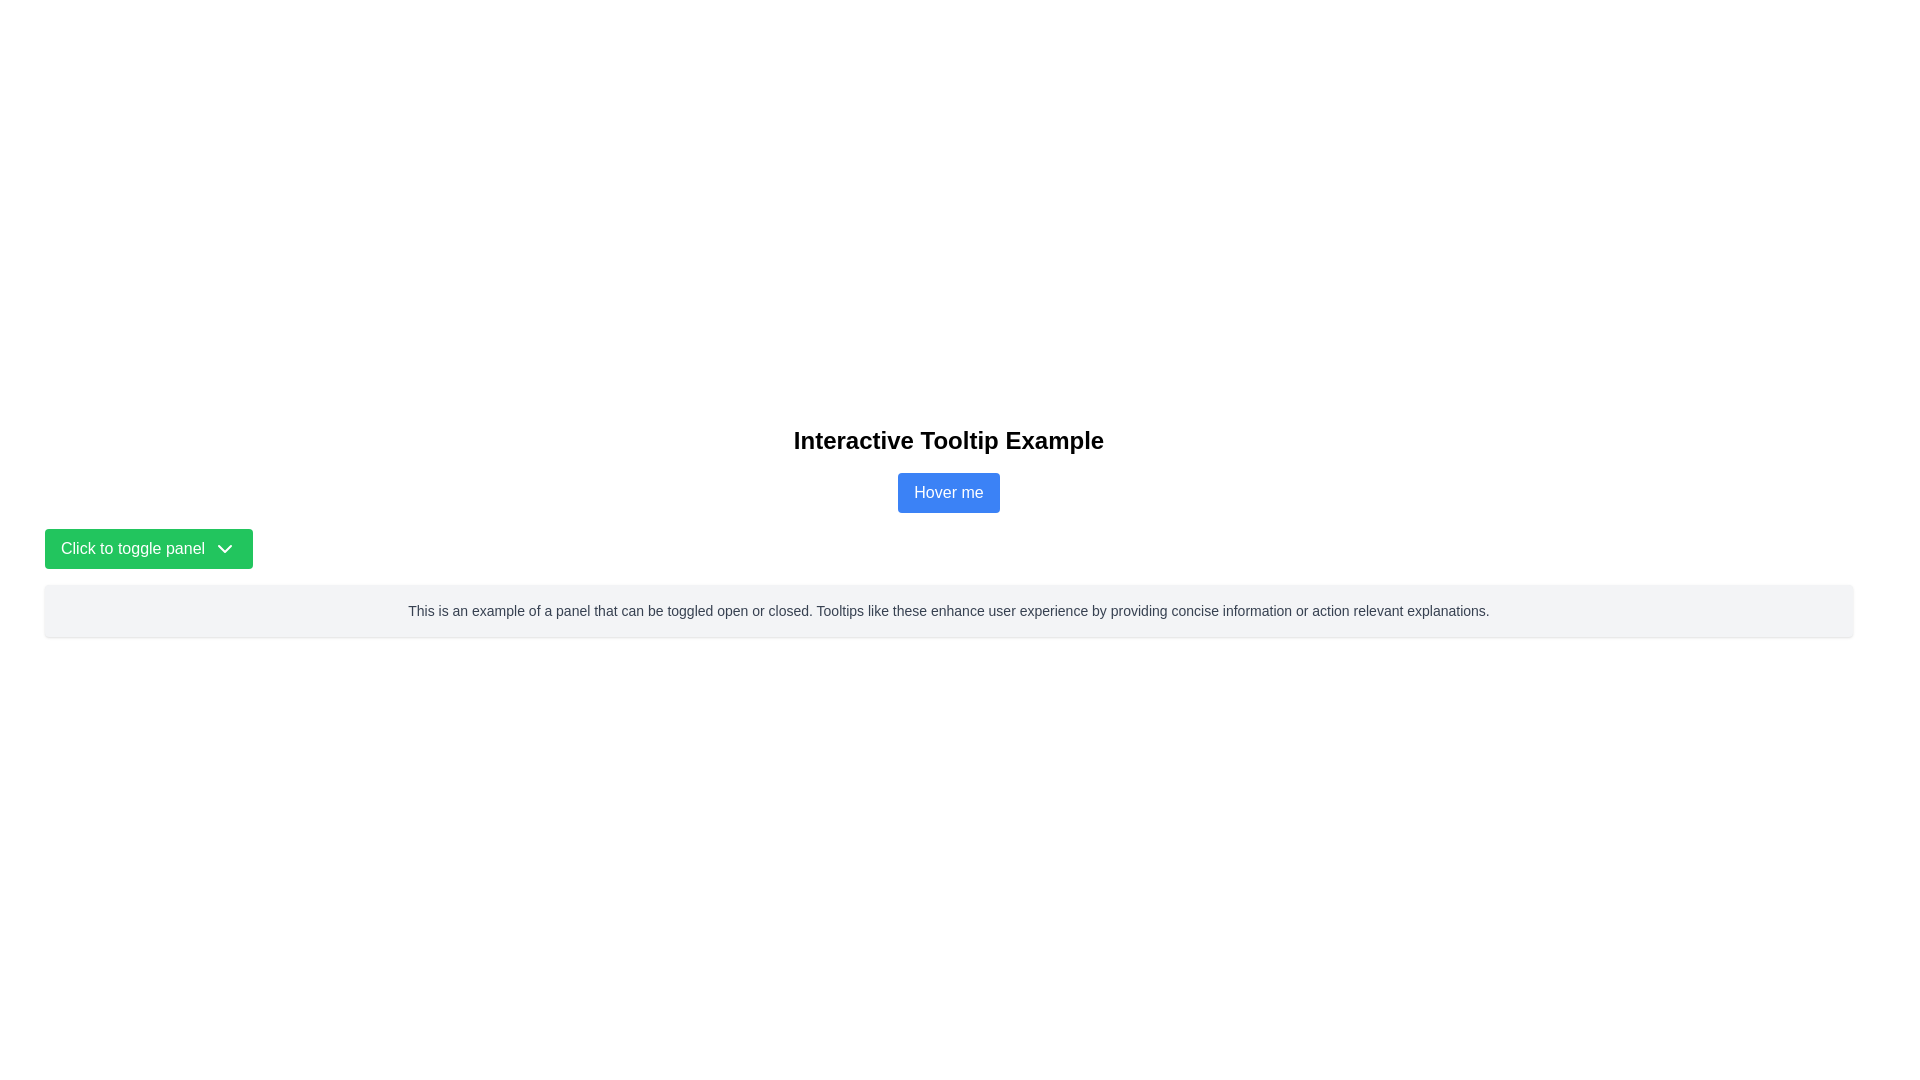 The width and height of the screenshot is (1920, 1080). I want to click on the centered, bold, large-sized black text element reading 'Interactive Tooltip Example' located at the top of the section, so click(948, 439).